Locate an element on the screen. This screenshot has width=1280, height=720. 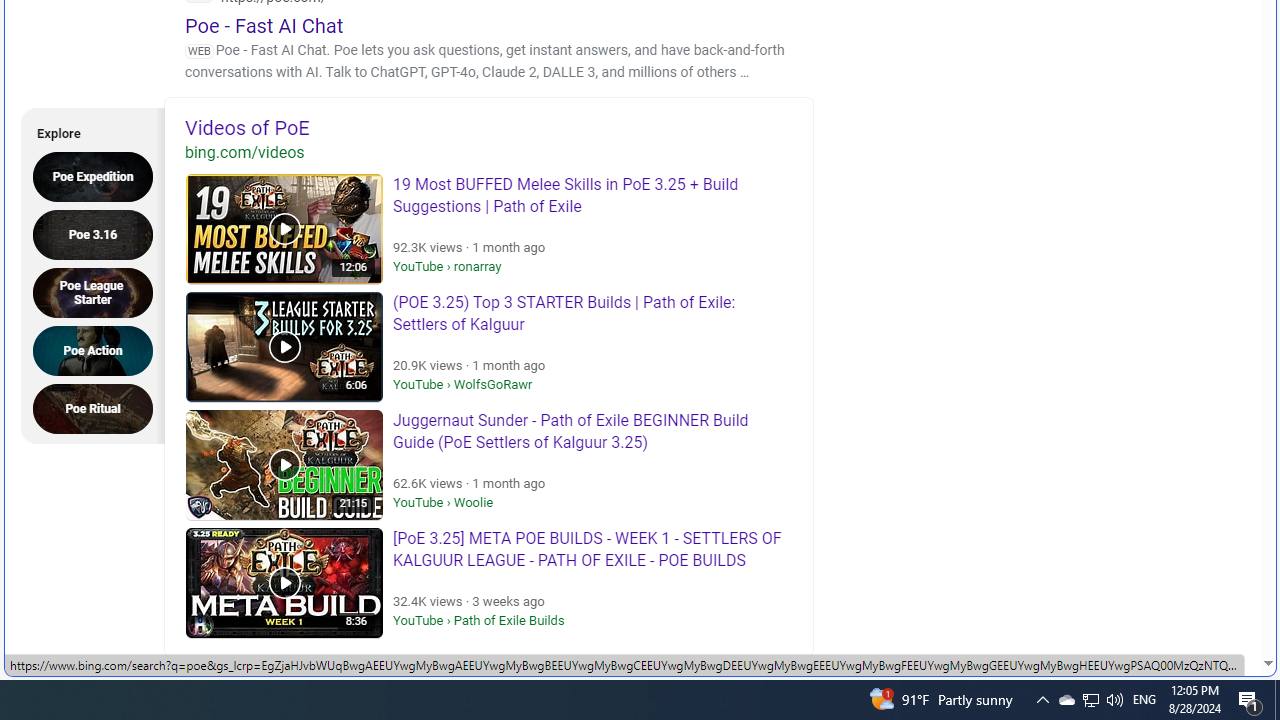
'Poe Action' is located at coordinates (98, 349).